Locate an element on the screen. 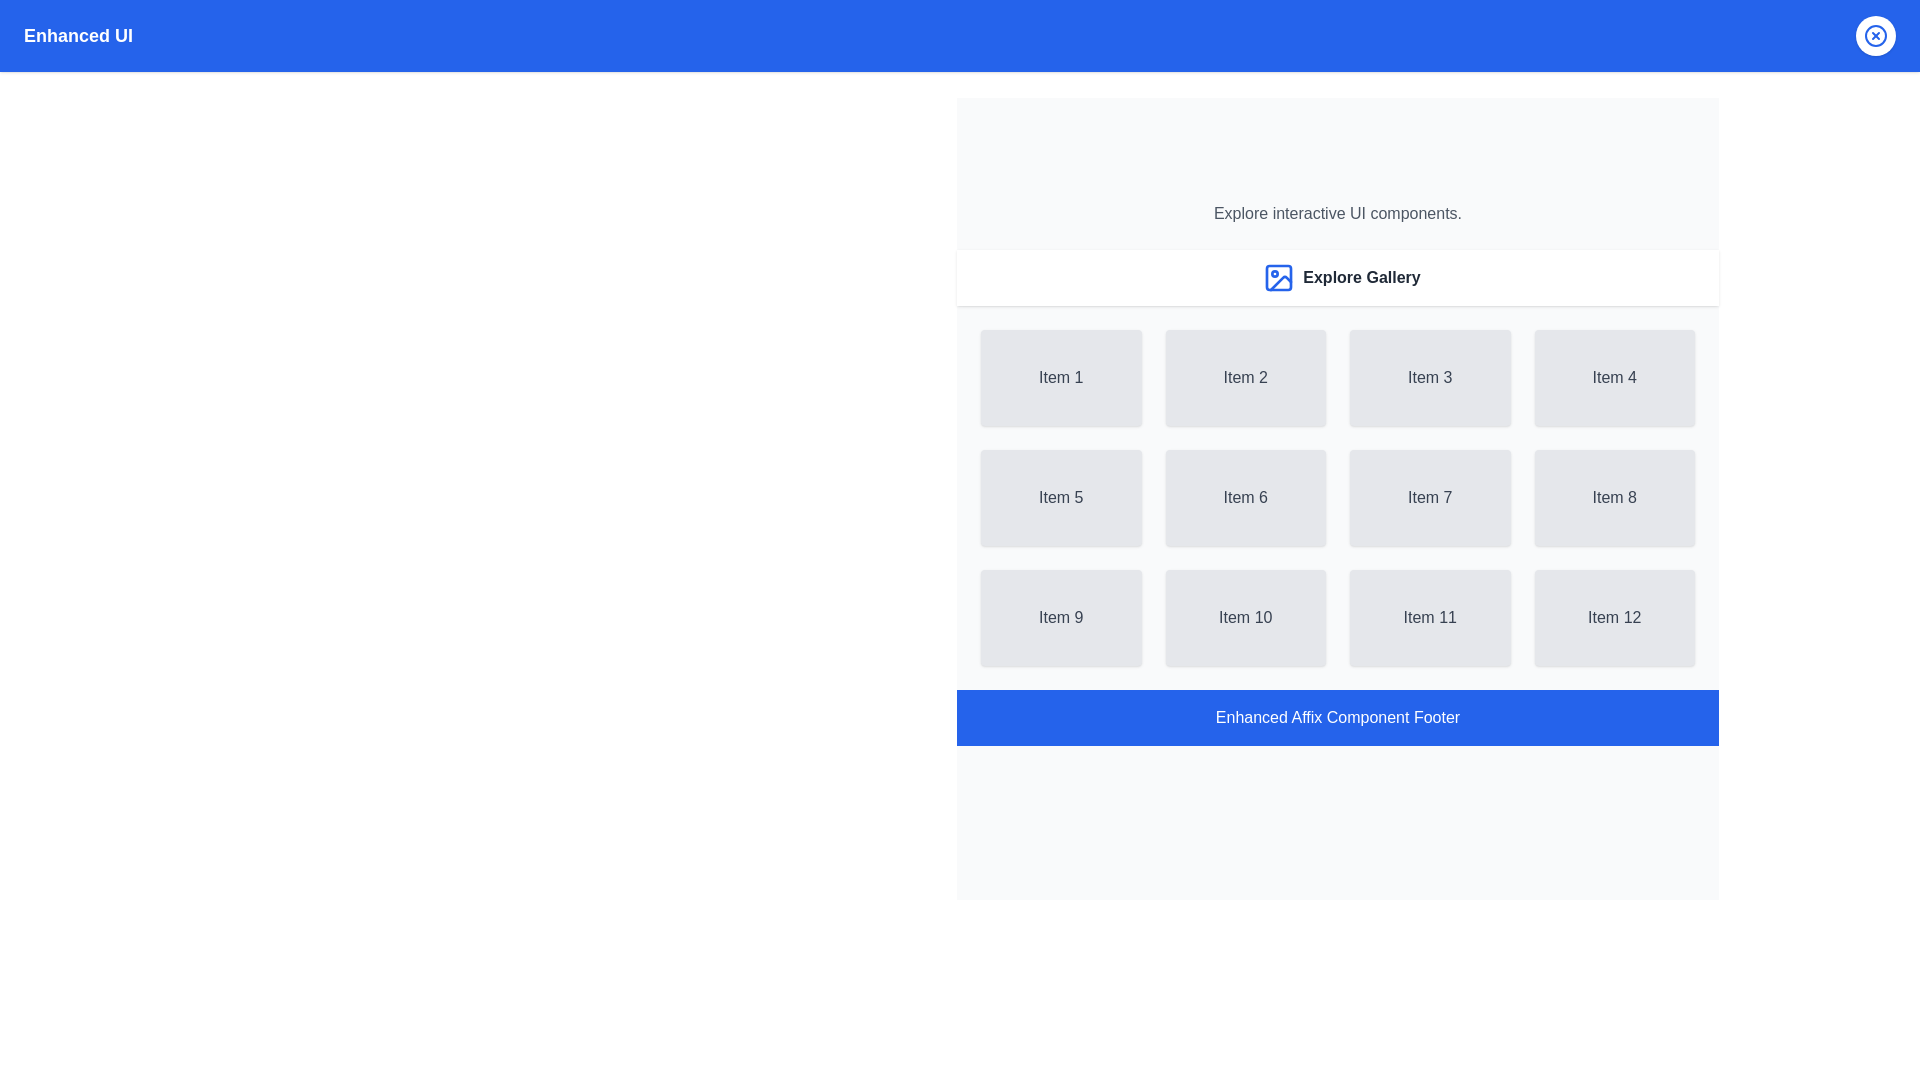 The image size is (1920, 1080). the close button located at the top-right corner of the interface, marked by an 'X' symbol is located at coordinates (1875, 35).